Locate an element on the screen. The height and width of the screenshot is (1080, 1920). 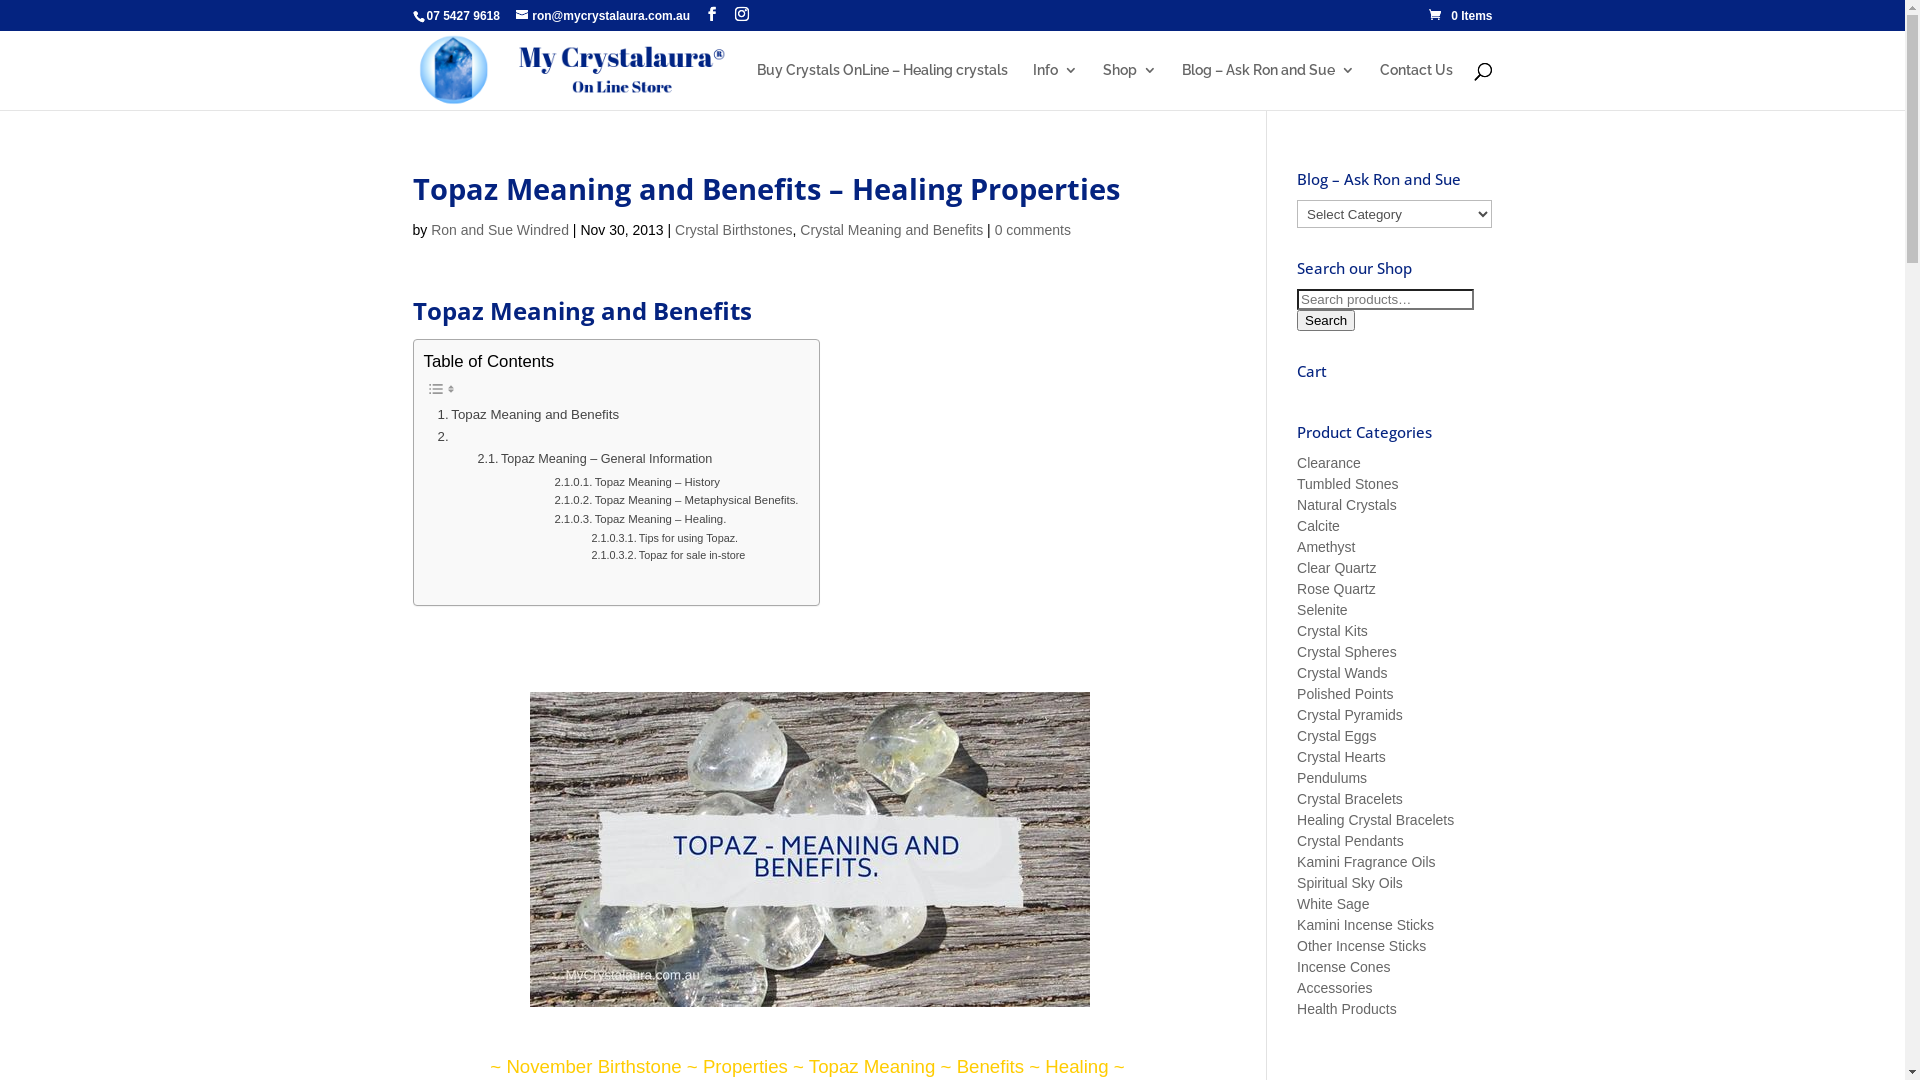
'Crystal Pyramids' is located at coordinates (1296, 713).